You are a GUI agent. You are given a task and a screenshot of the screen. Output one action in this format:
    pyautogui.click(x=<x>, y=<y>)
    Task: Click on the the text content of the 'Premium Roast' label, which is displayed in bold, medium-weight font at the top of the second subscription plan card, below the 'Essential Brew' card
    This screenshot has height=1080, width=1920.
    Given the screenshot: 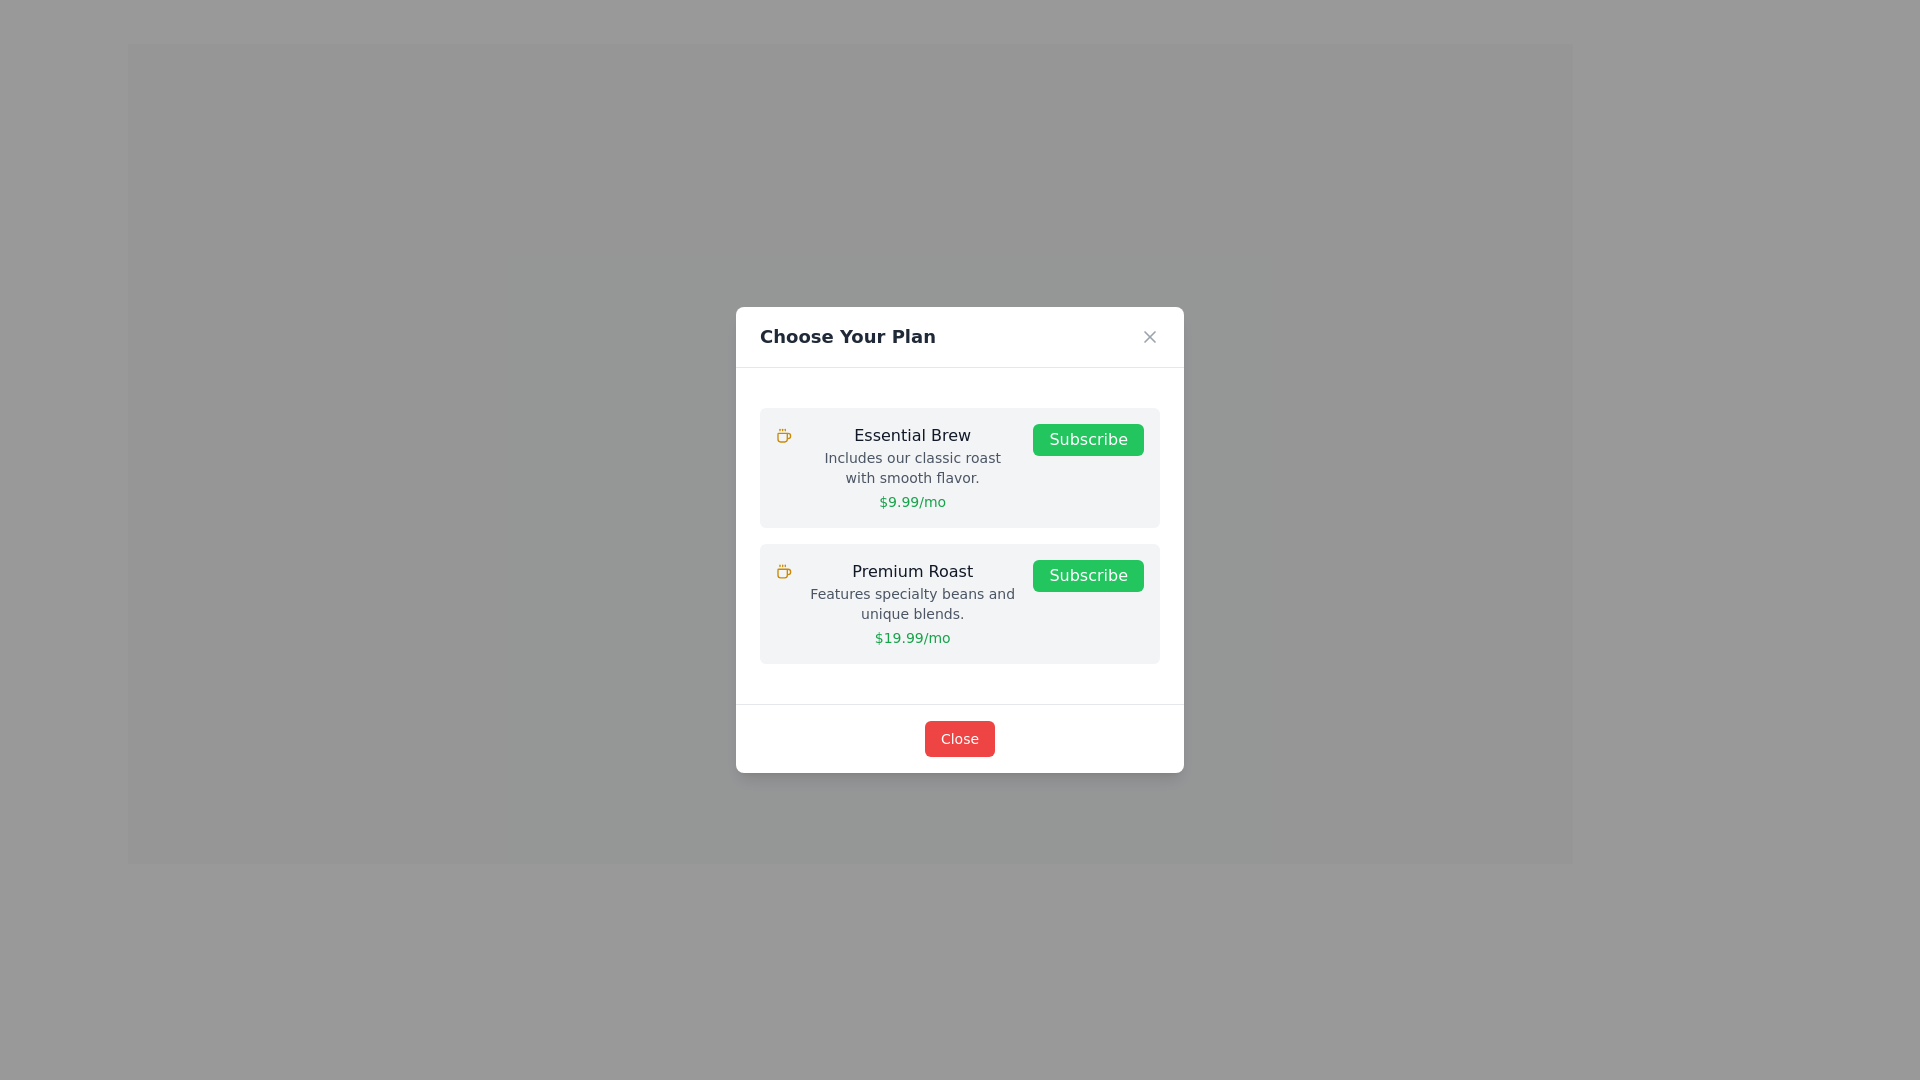 What is the action you would take?
    pyautogui.click(x=911, y=571)
    